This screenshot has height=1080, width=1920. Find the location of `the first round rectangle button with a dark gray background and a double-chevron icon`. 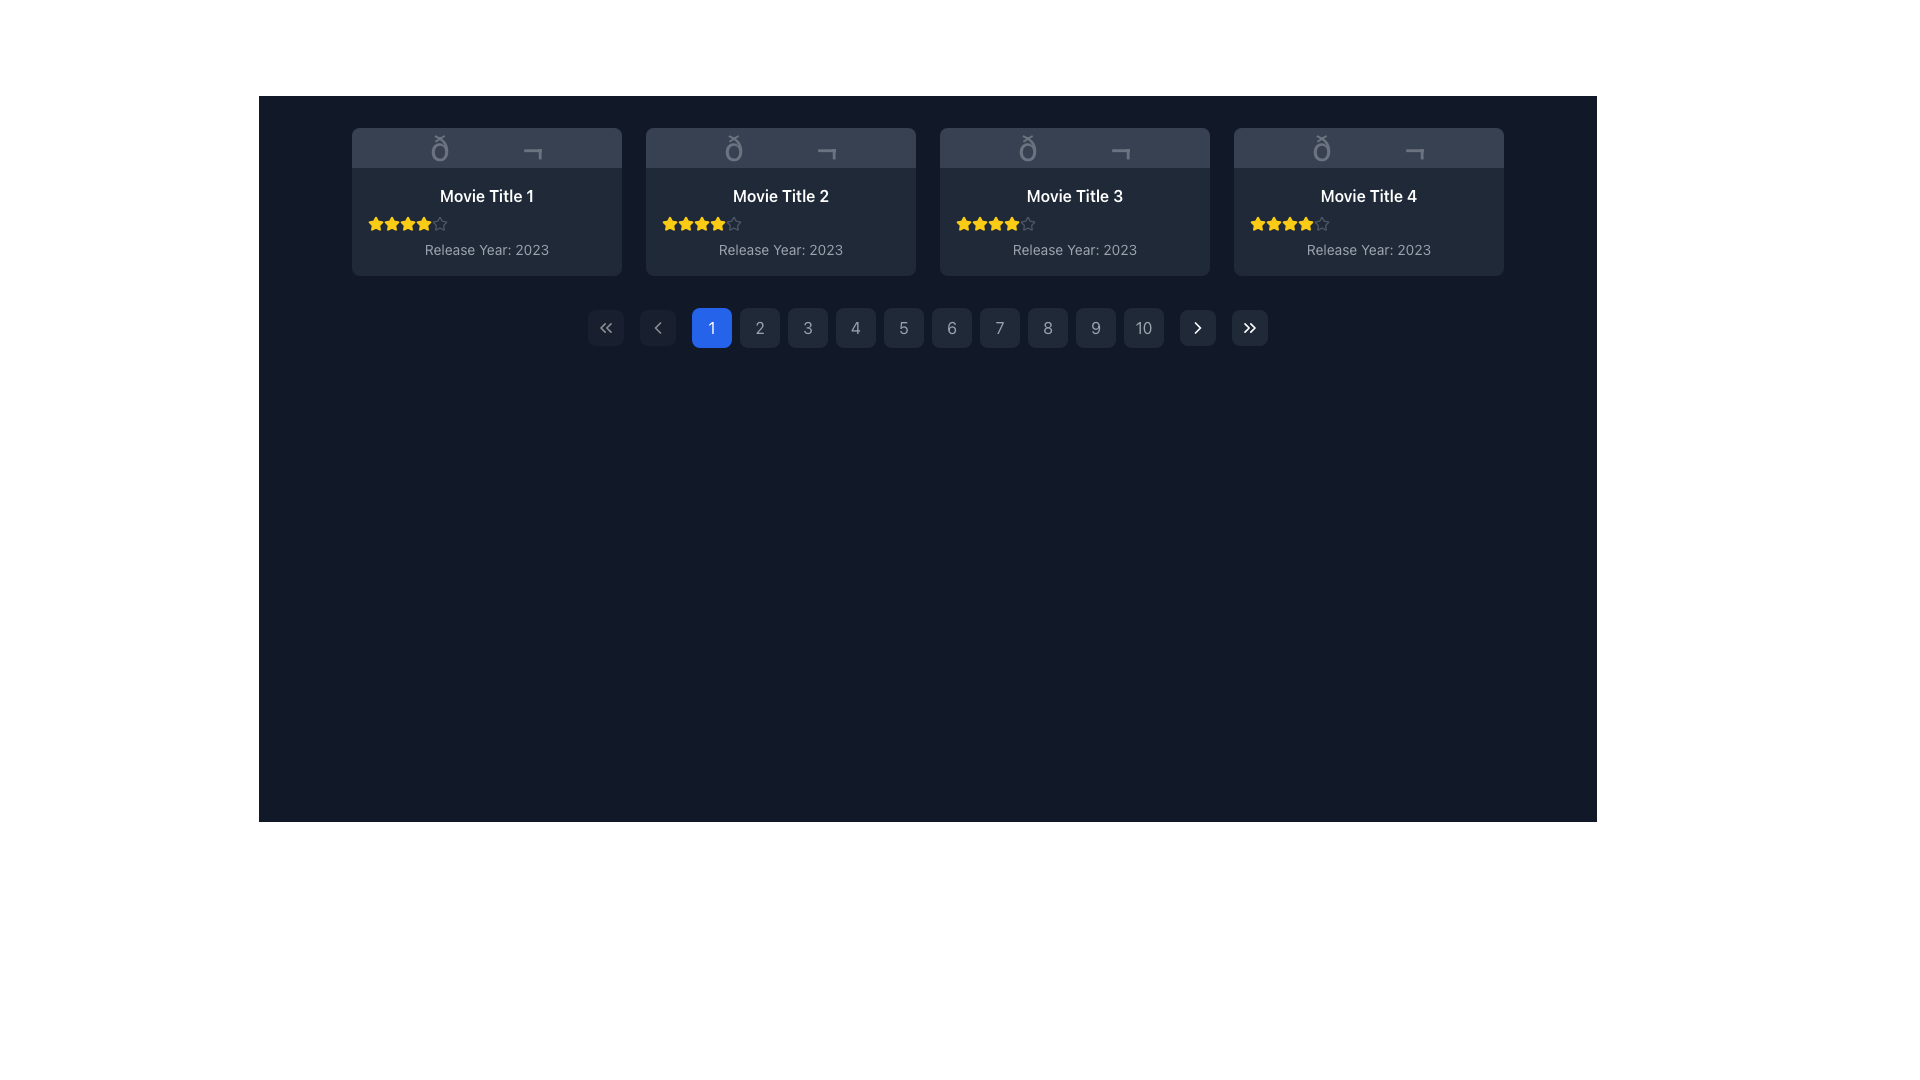

the first round rectangle button with a dark gray background and a double-chevron icon is located at coordinates (604, 326).